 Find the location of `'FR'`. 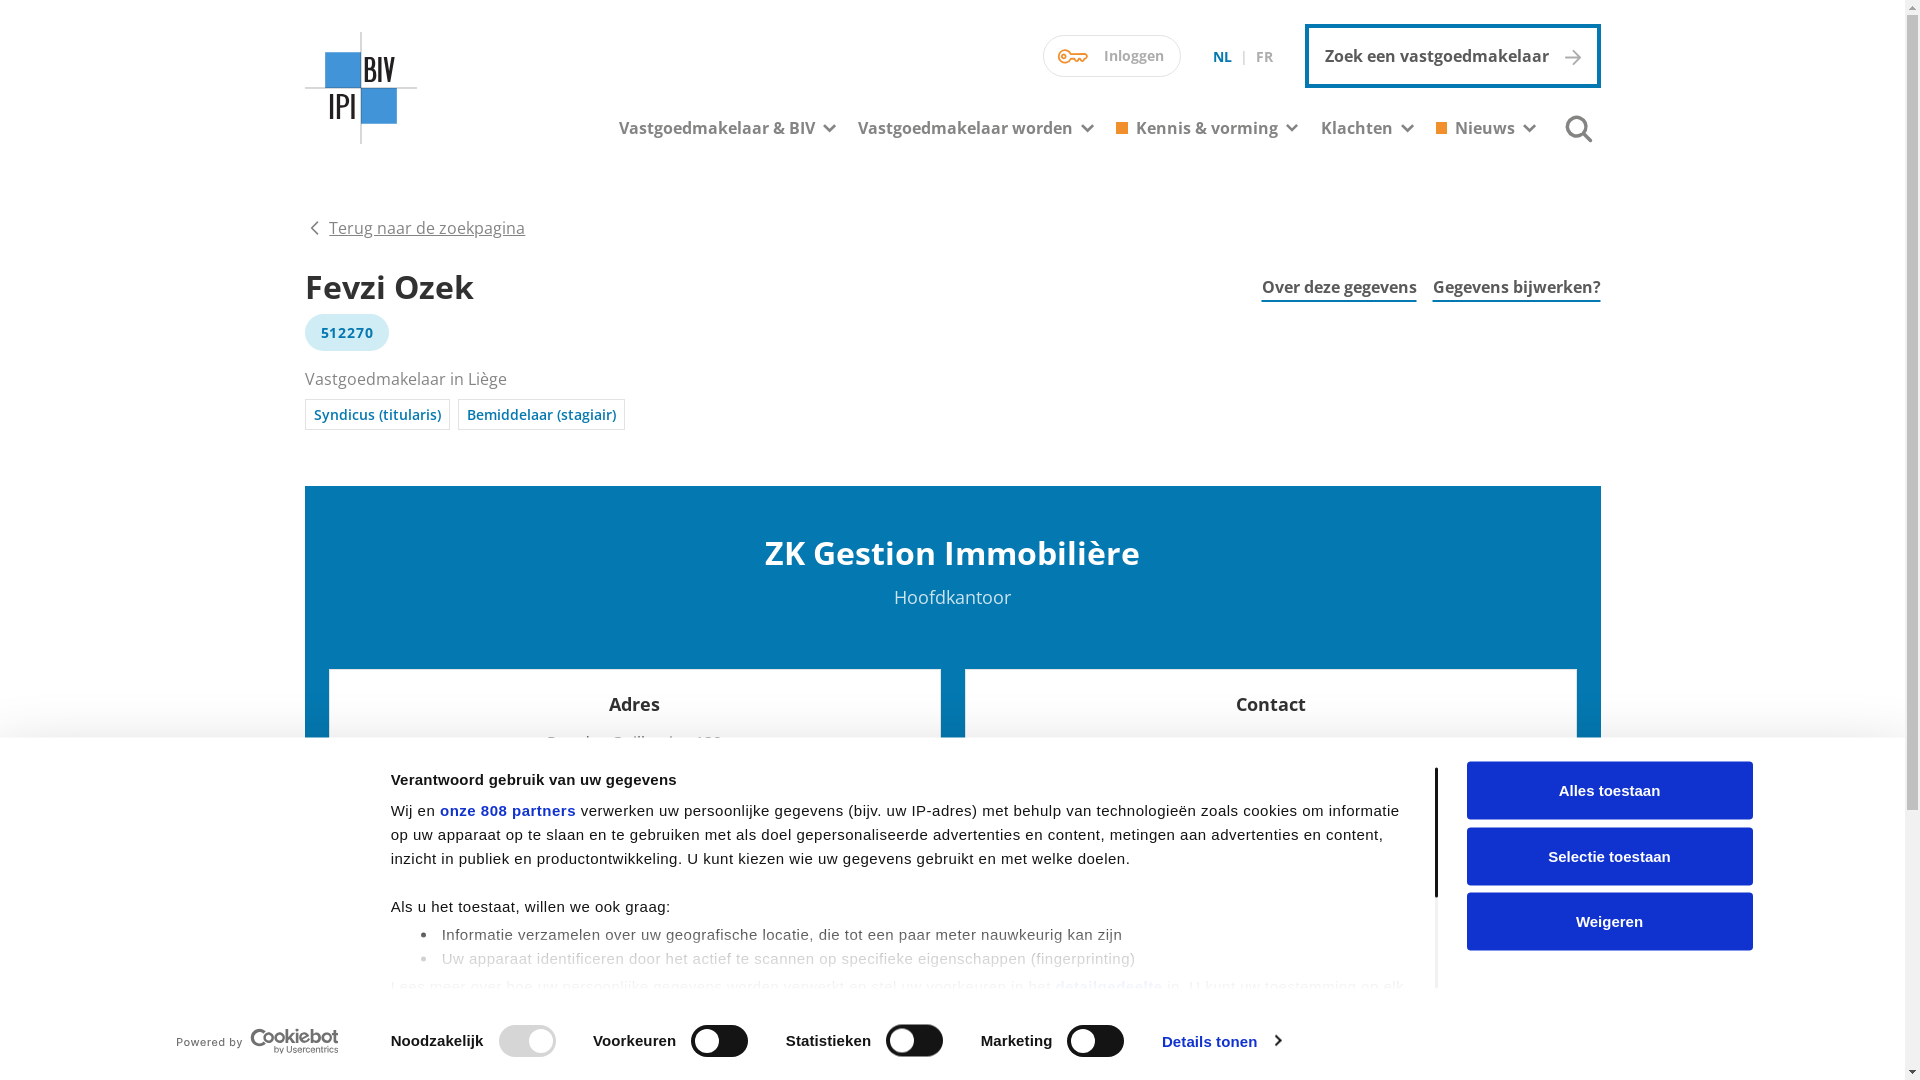

'FR' is located at coordinates (1255, 55).